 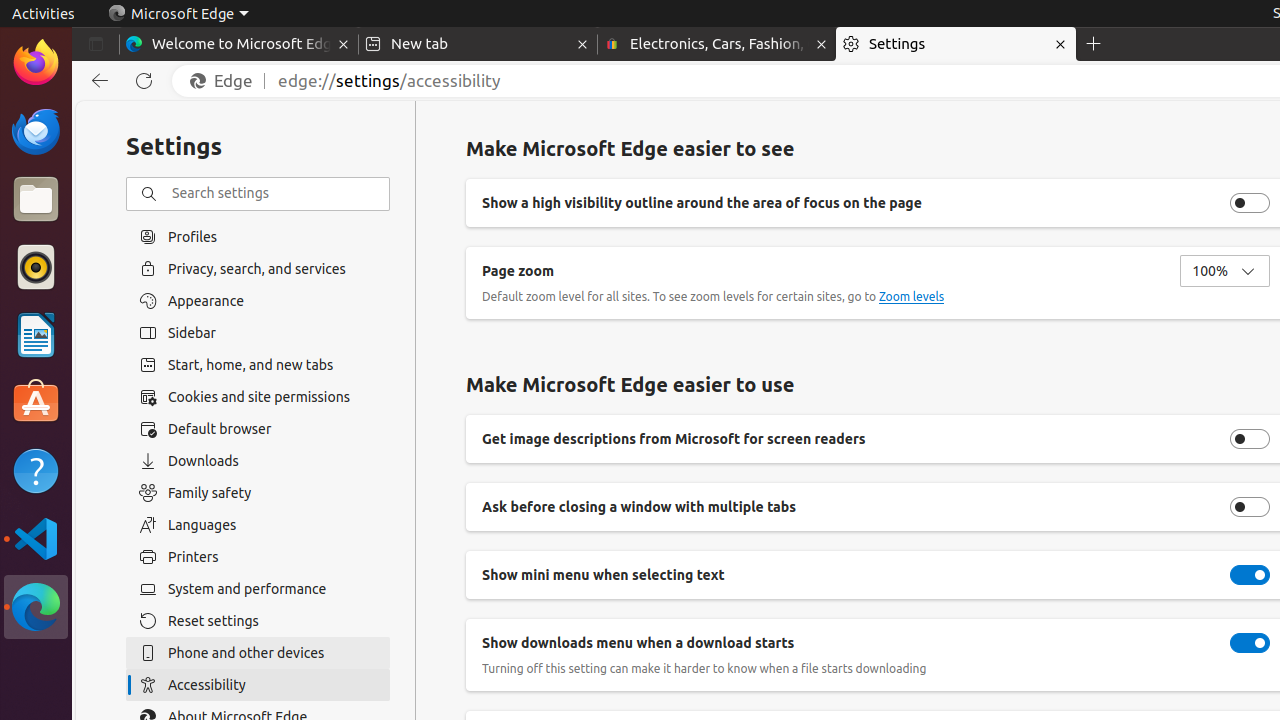 I want to click on 'Downloads', so click(x=257, y=461).